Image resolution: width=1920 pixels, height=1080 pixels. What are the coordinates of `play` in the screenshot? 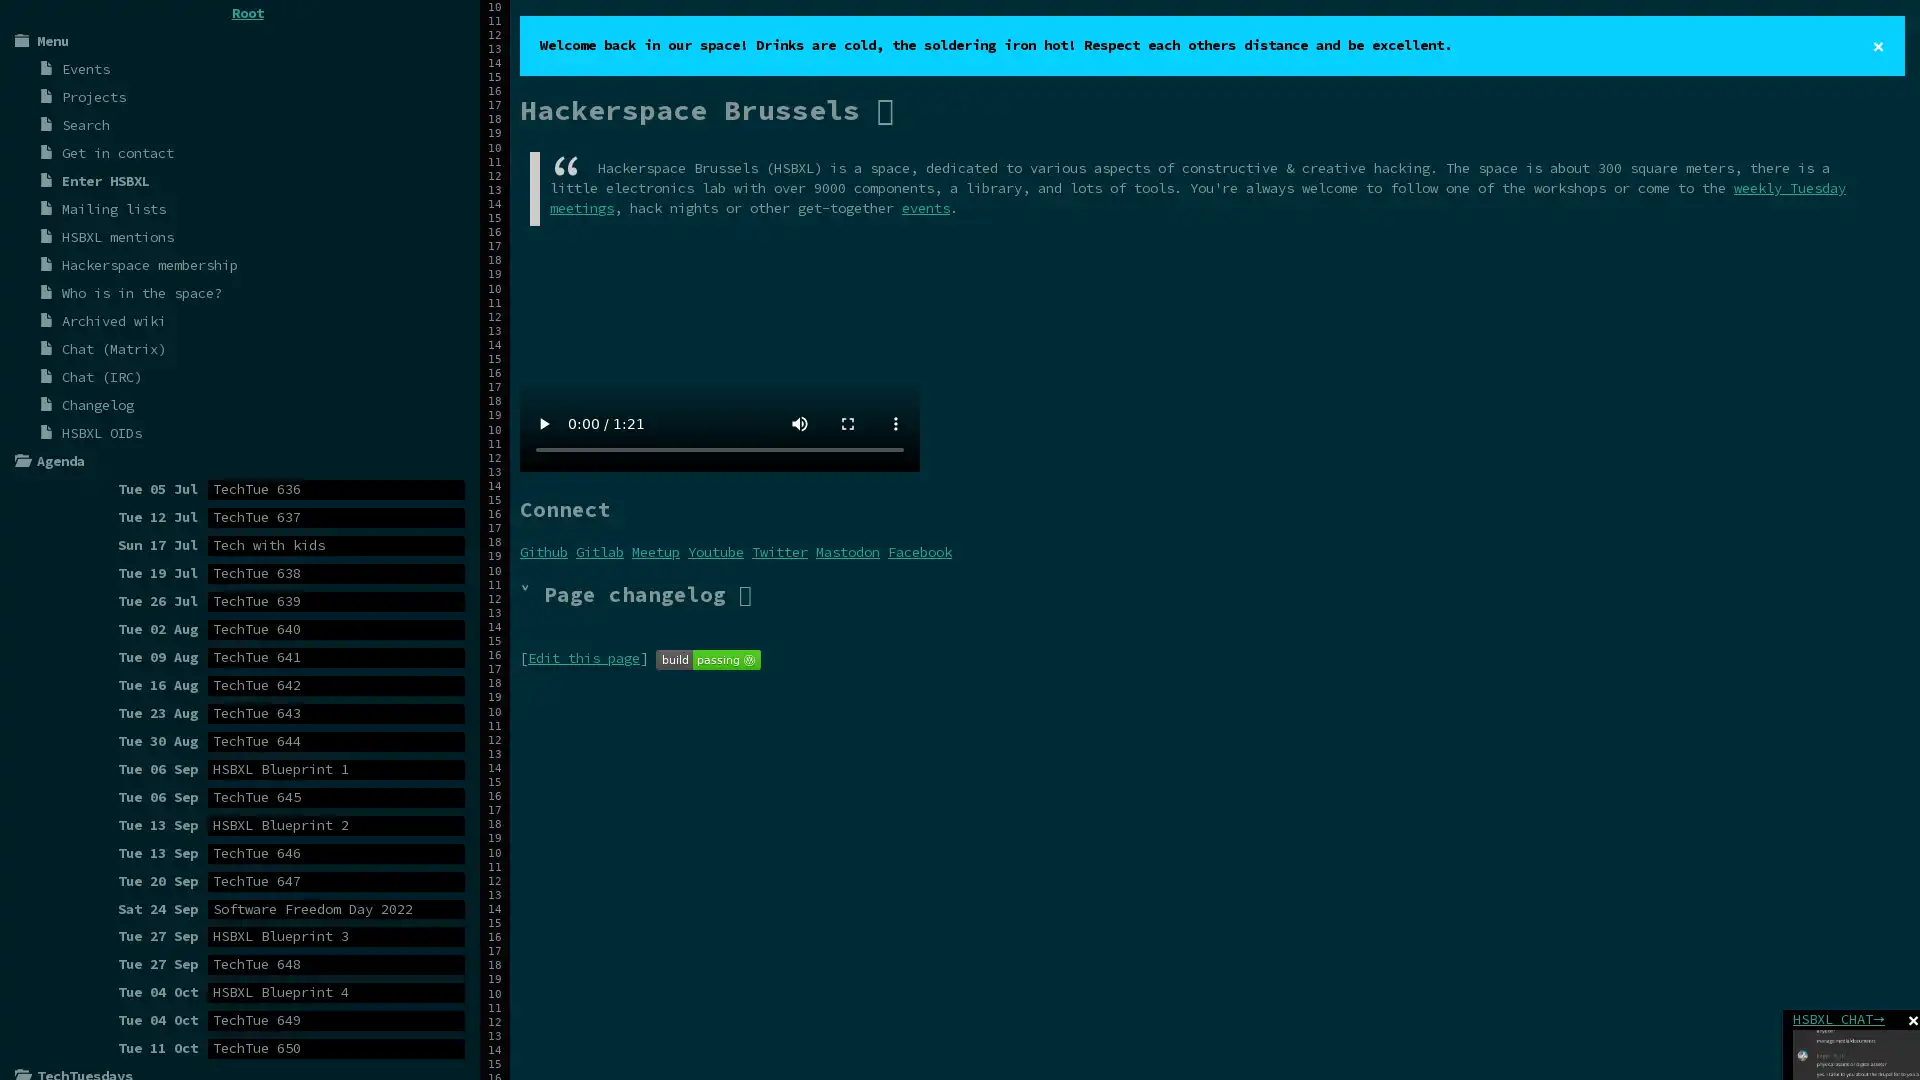 It's located at (543, 422).